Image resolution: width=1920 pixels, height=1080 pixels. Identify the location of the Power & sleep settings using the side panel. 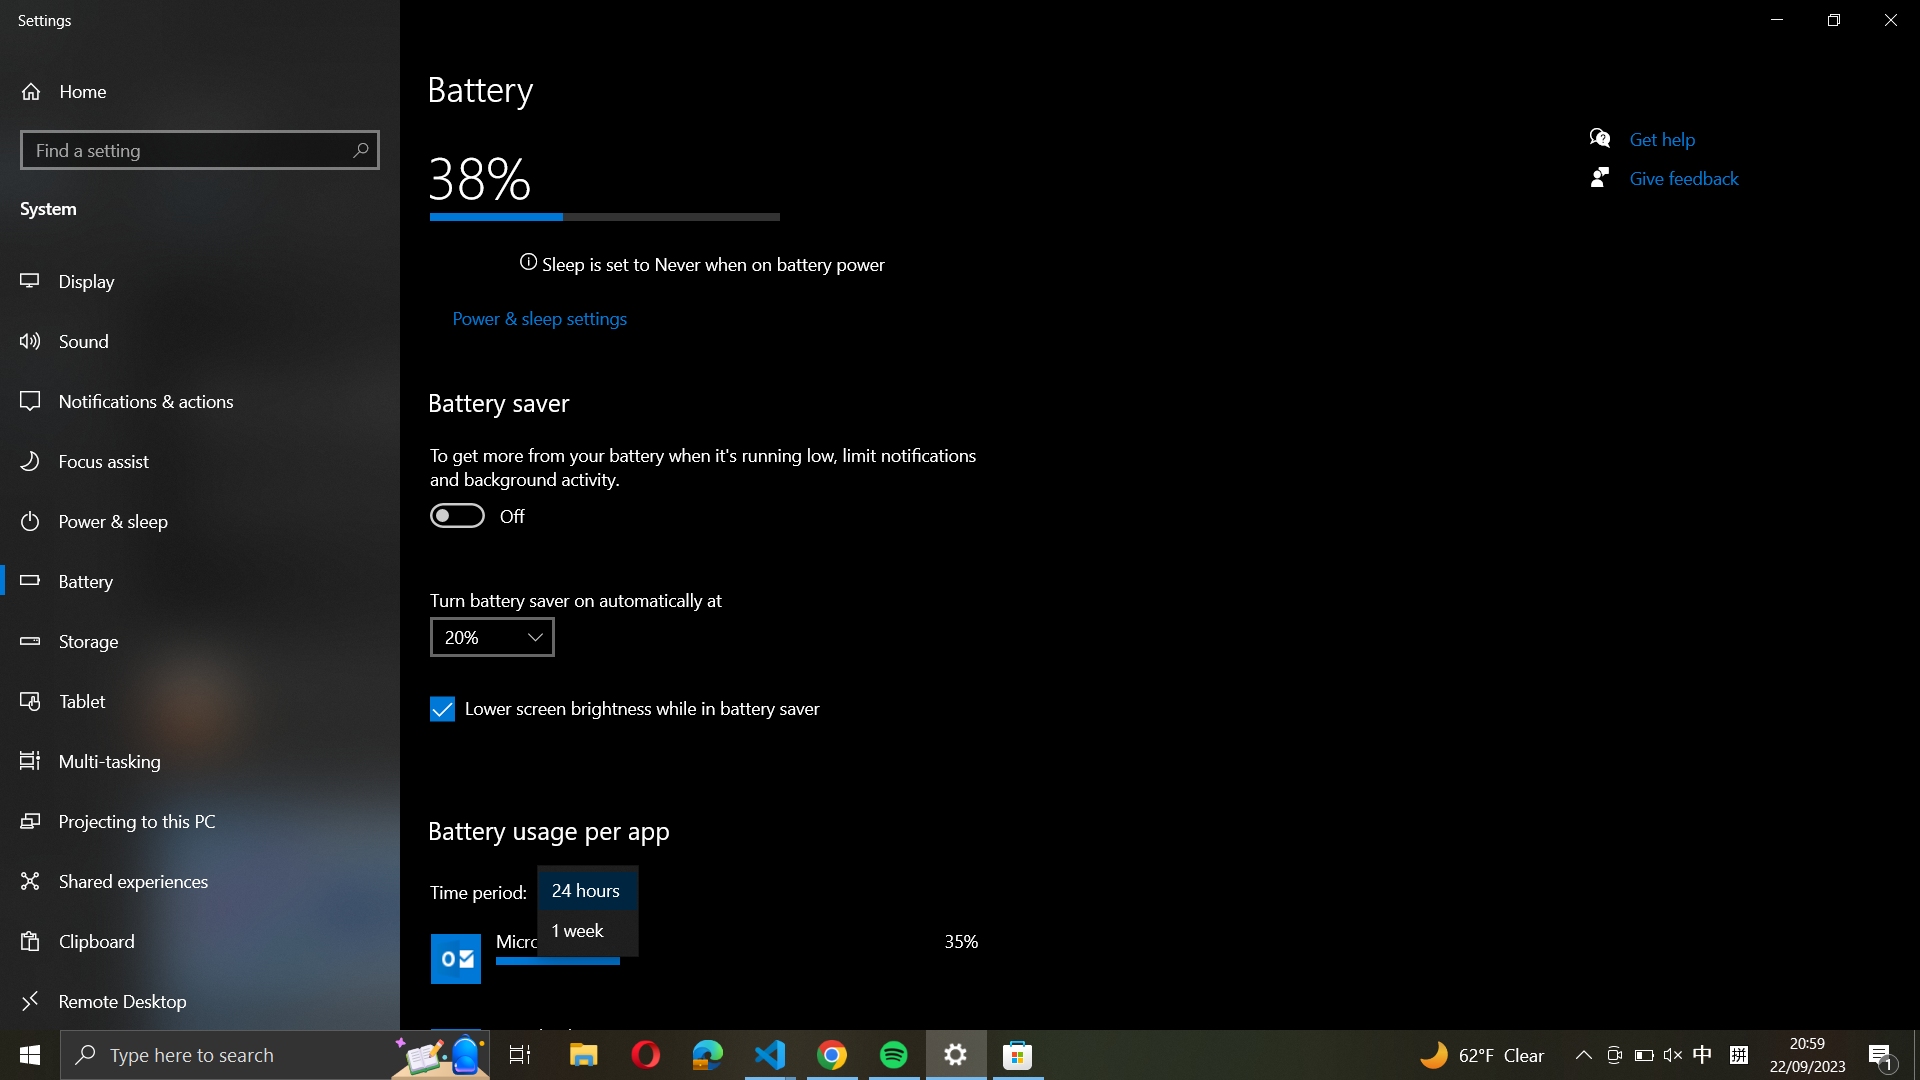
(537, 319).